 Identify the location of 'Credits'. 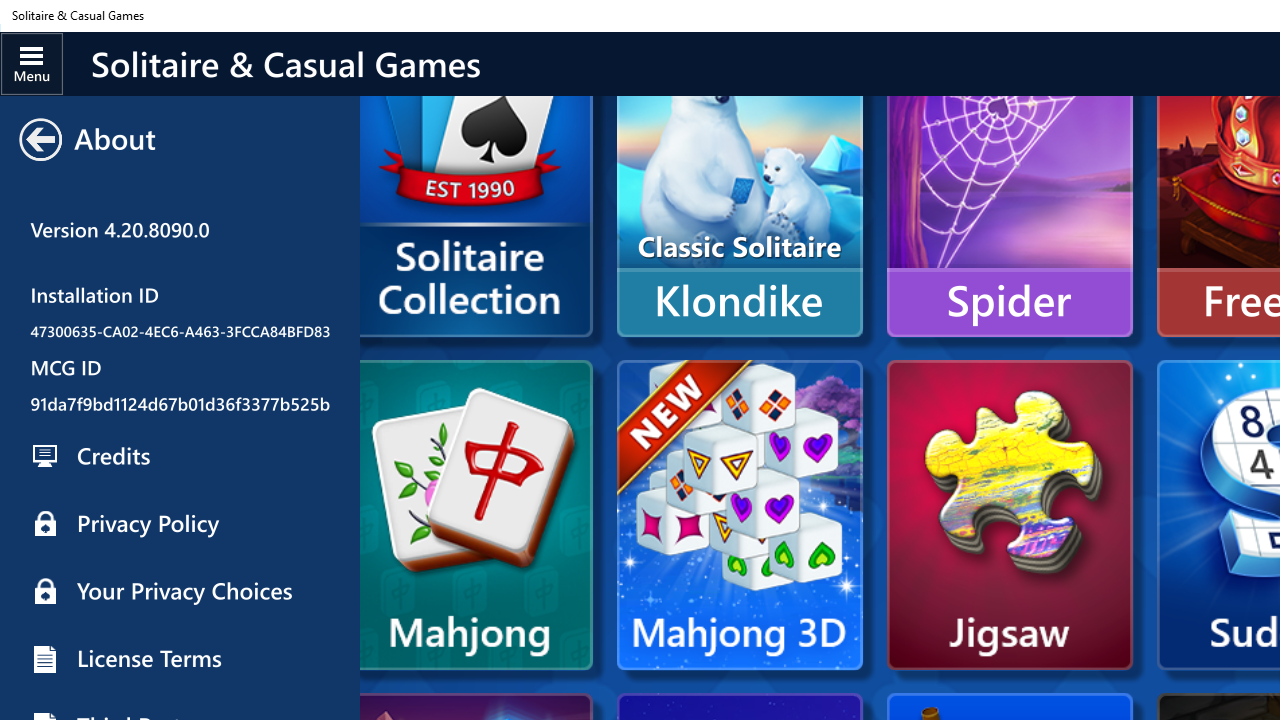
(179, 456).